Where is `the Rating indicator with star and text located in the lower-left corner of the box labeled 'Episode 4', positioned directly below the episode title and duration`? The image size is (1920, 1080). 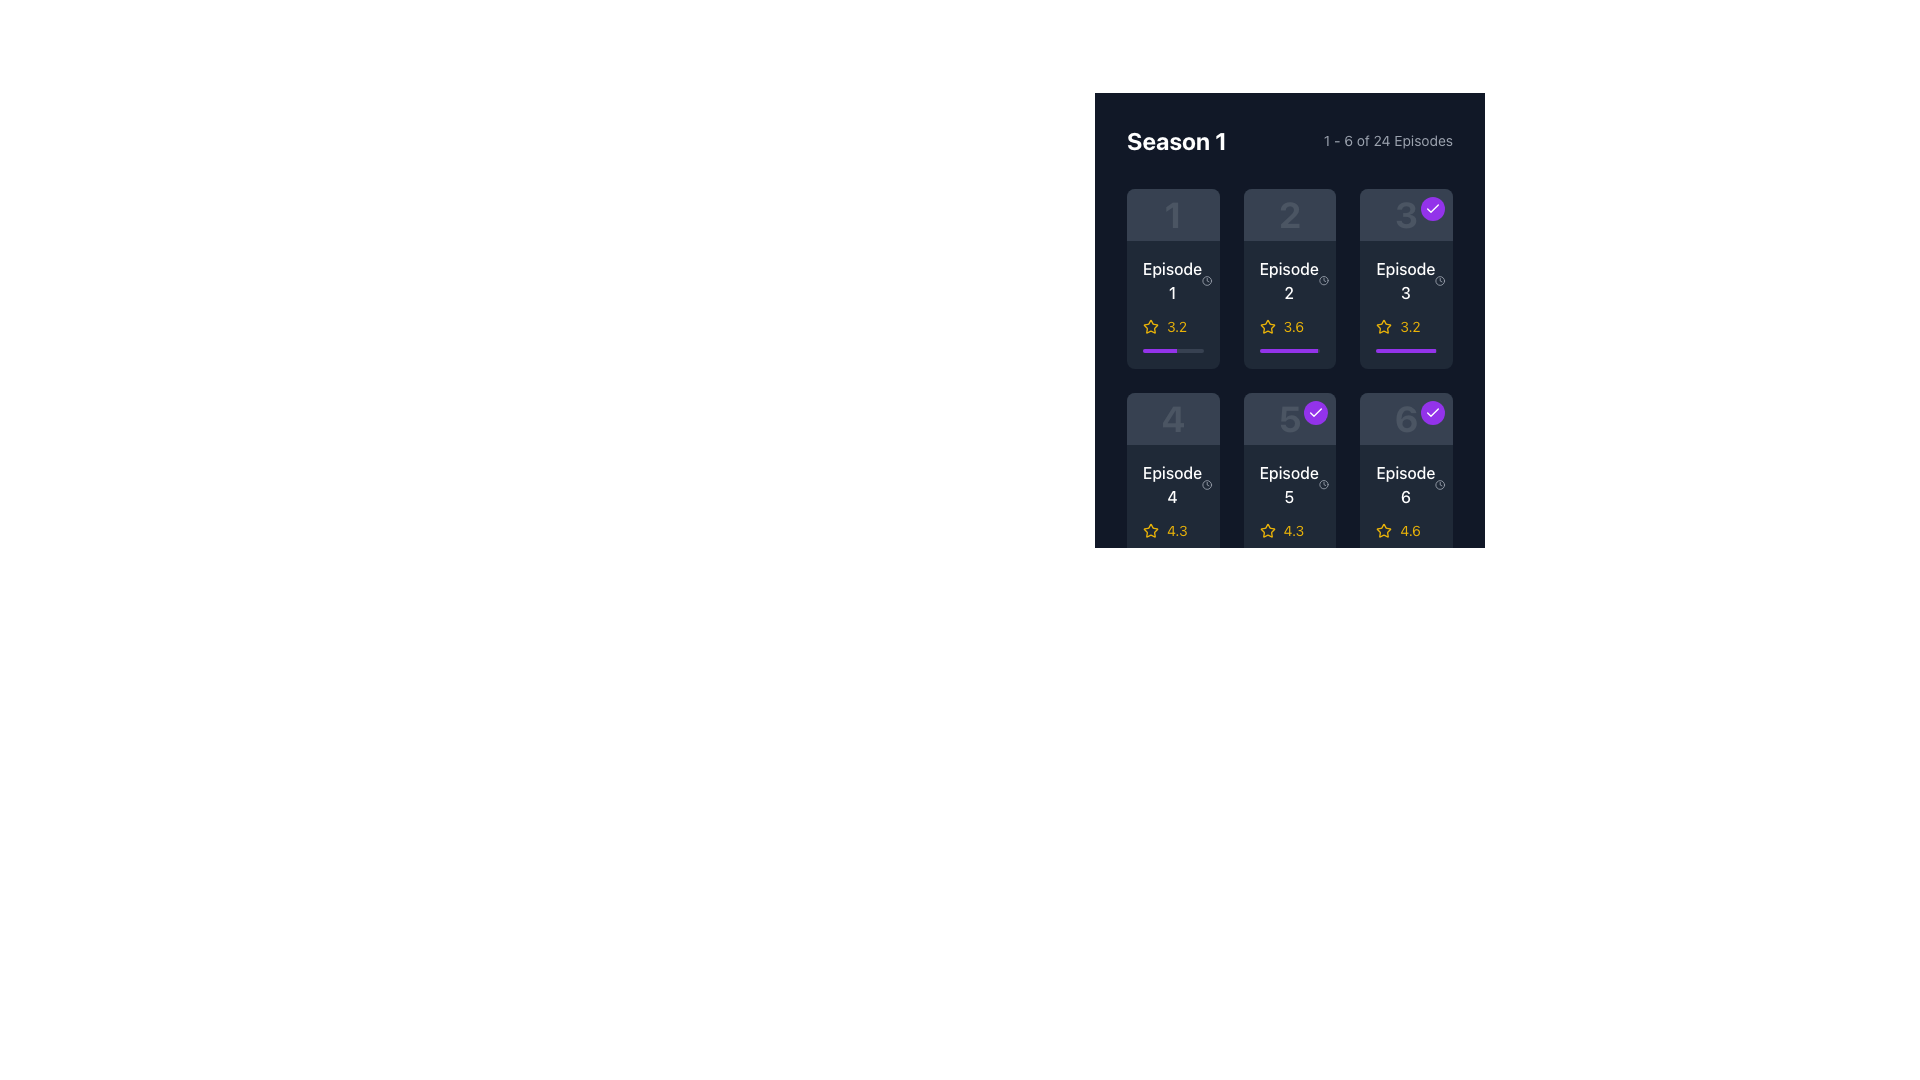 the Rating indicator with star and text located in the lower-left corner of the box labeled 'Episode 4', positioned directly below the episode title and duration is located at coordinates (1173, 530).